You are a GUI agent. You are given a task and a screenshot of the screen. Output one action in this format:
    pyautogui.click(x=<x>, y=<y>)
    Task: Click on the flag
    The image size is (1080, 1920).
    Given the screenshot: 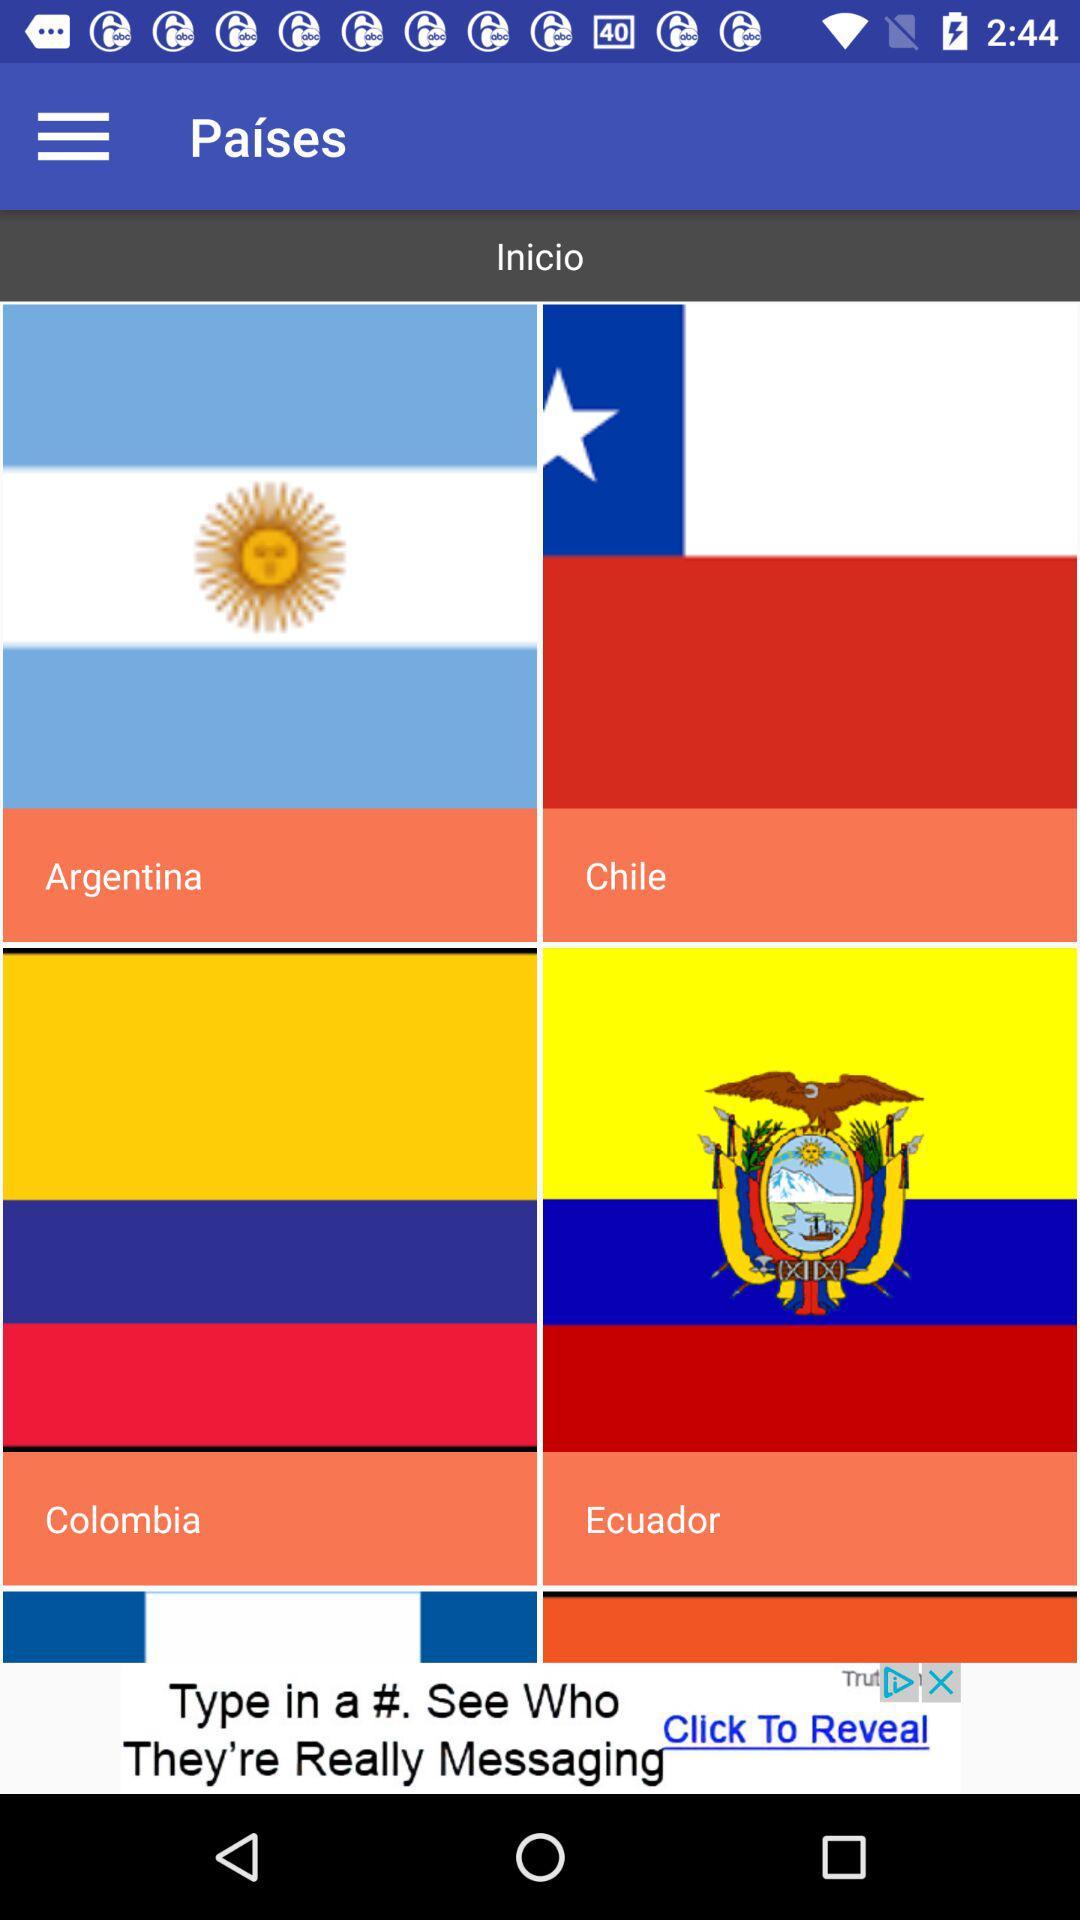 What is the action you would take?
    pyautogui.click(x=810, y=1200)
    